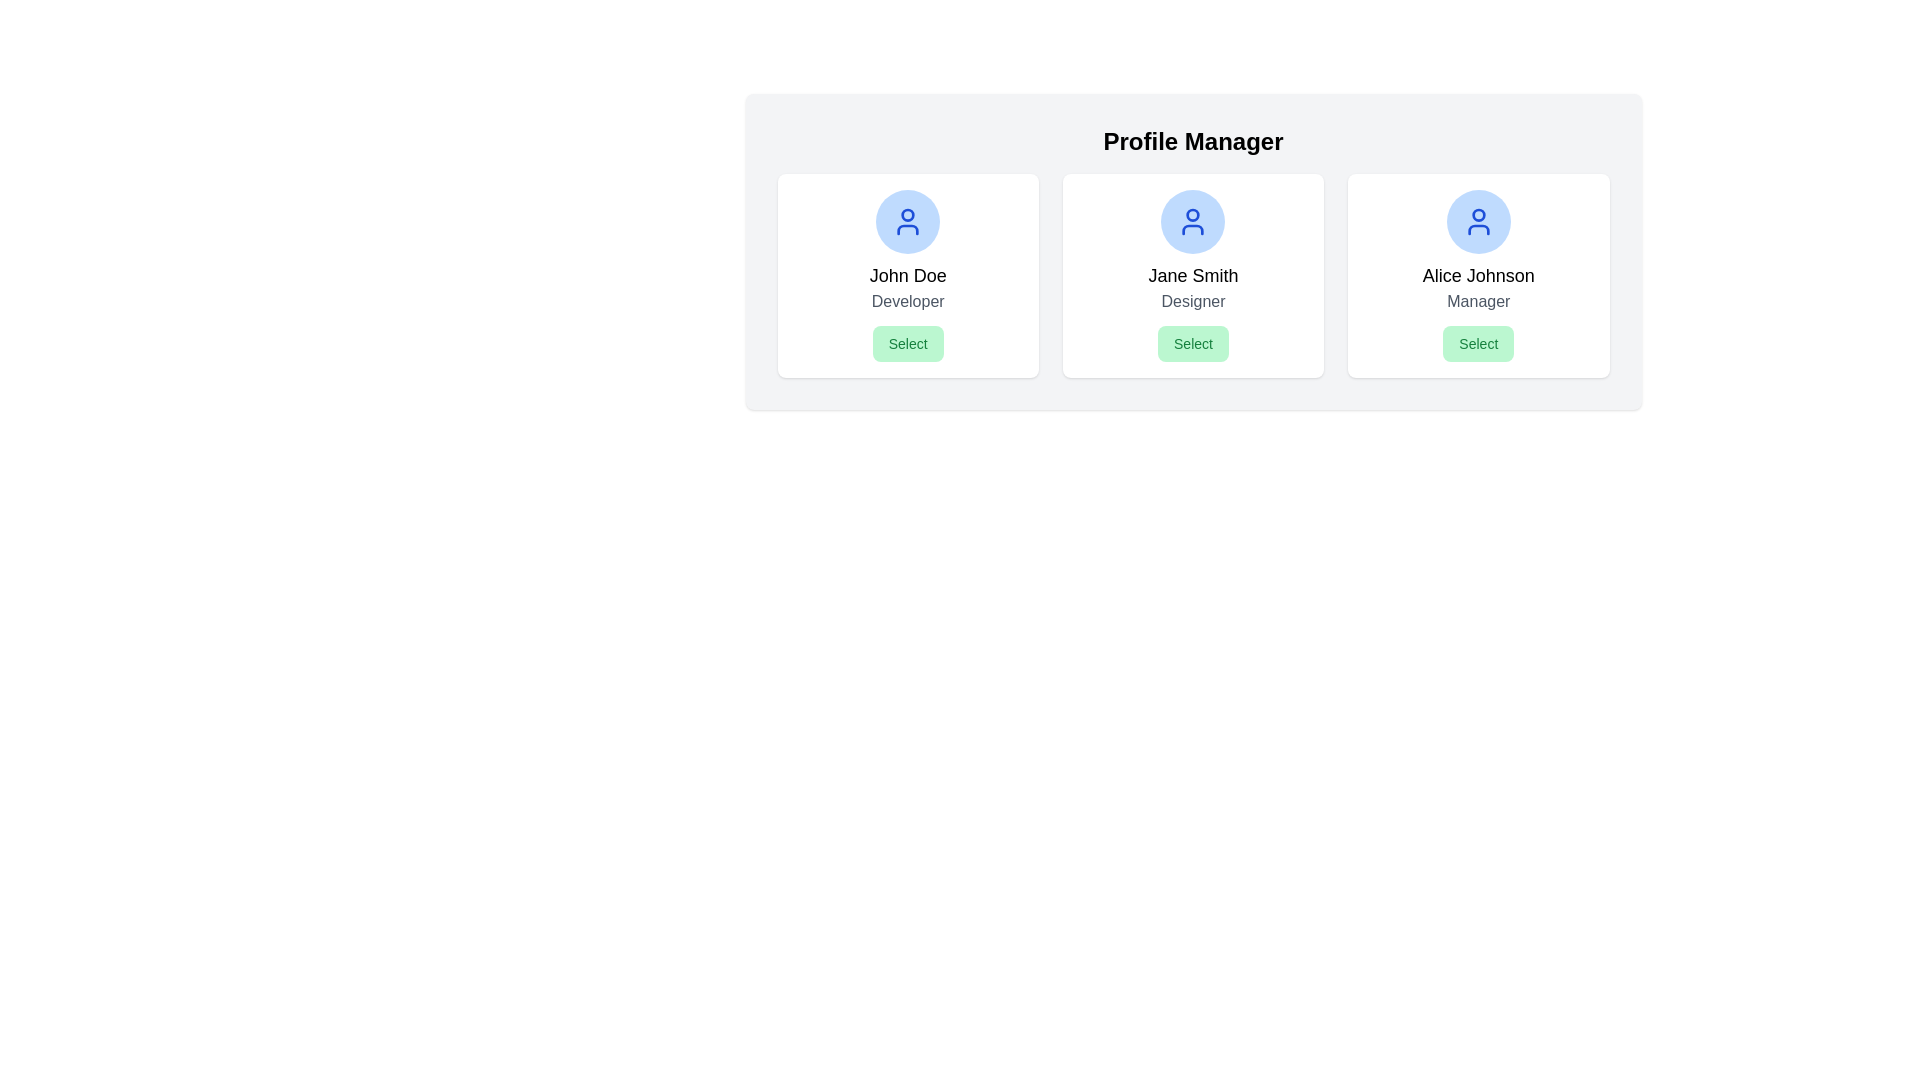 This screenshot has width=1920, height=1080. I want to click on the Static Text displaying 'Jane Smith', which is centrally located within the second profile card from the left, positioned between the profile picture above and the role text 'Designer' below, so click(1193, 276).